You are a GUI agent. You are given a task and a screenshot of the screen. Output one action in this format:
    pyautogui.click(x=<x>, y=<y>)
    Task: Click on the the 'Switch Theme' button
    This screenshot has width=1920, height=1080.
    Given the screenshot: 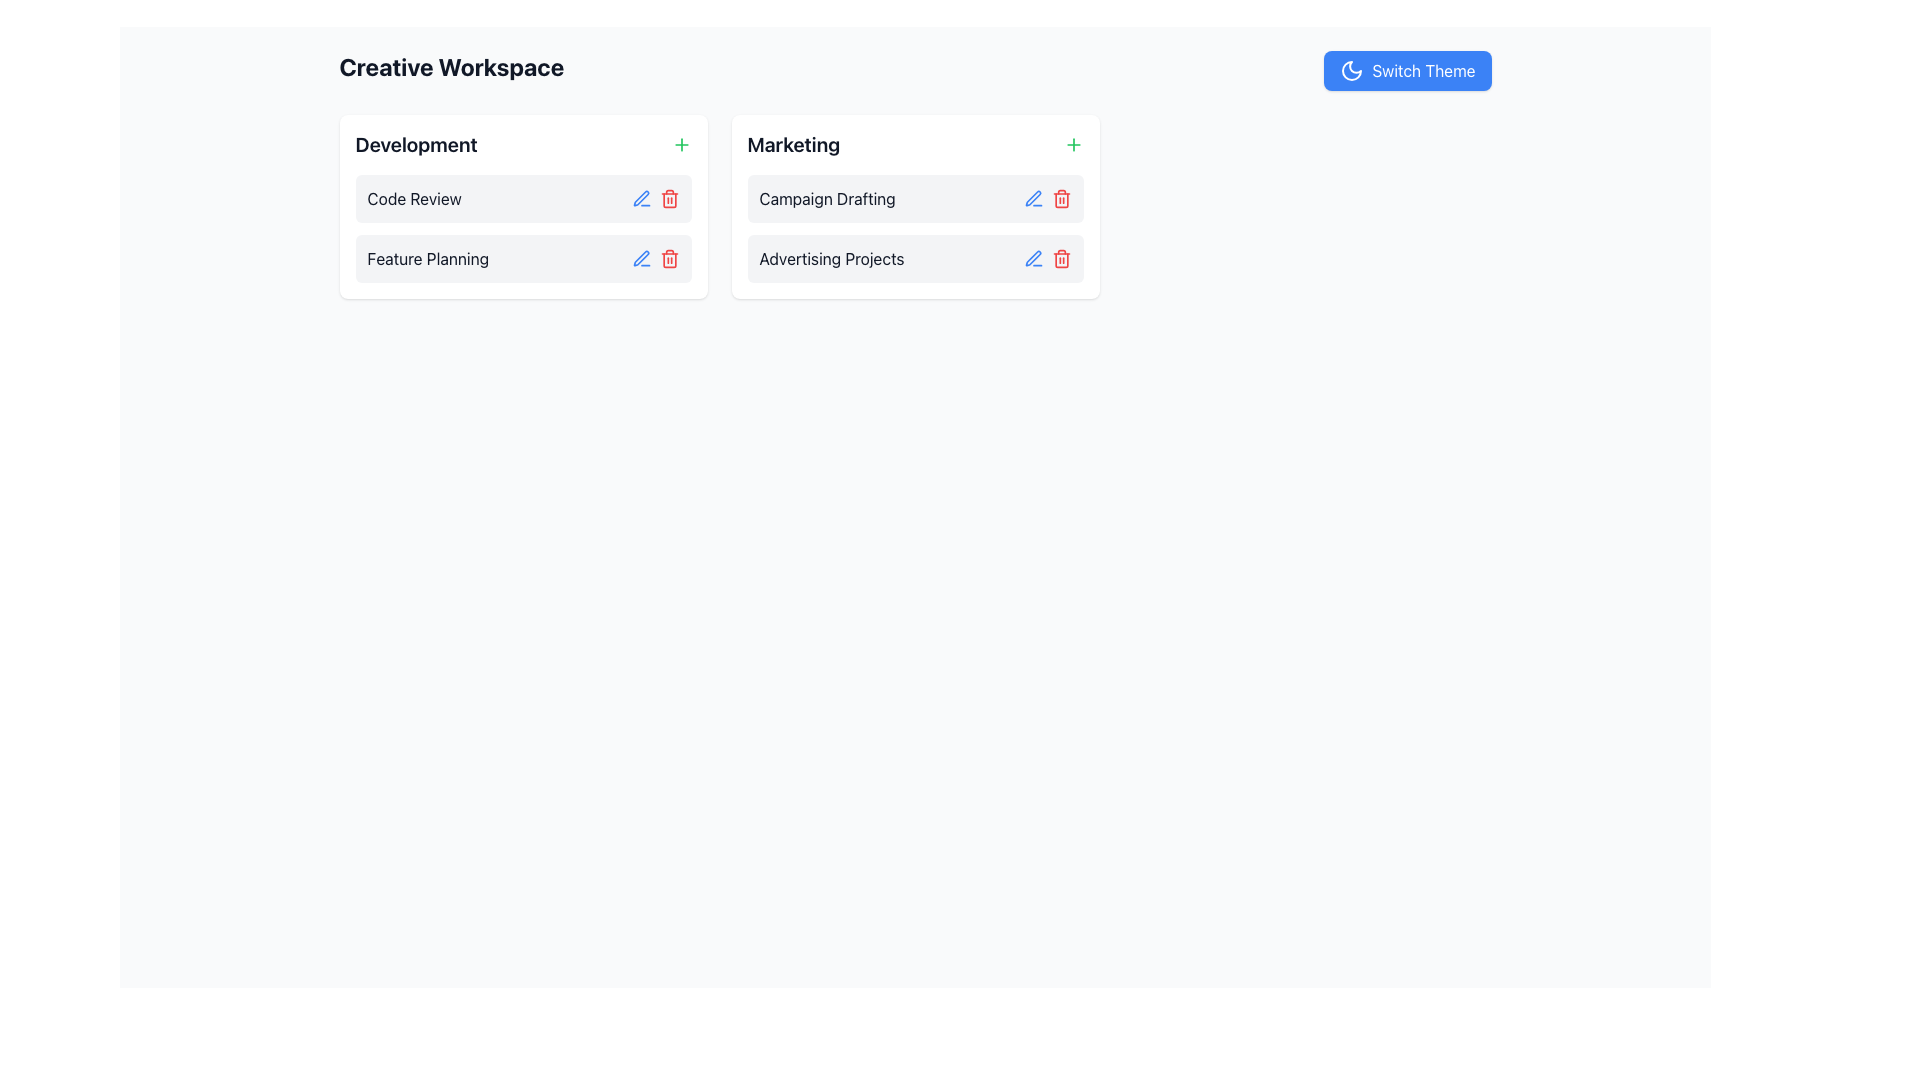 What is the action you would take?
    pyautogui.click(x=1406, y=69)
    